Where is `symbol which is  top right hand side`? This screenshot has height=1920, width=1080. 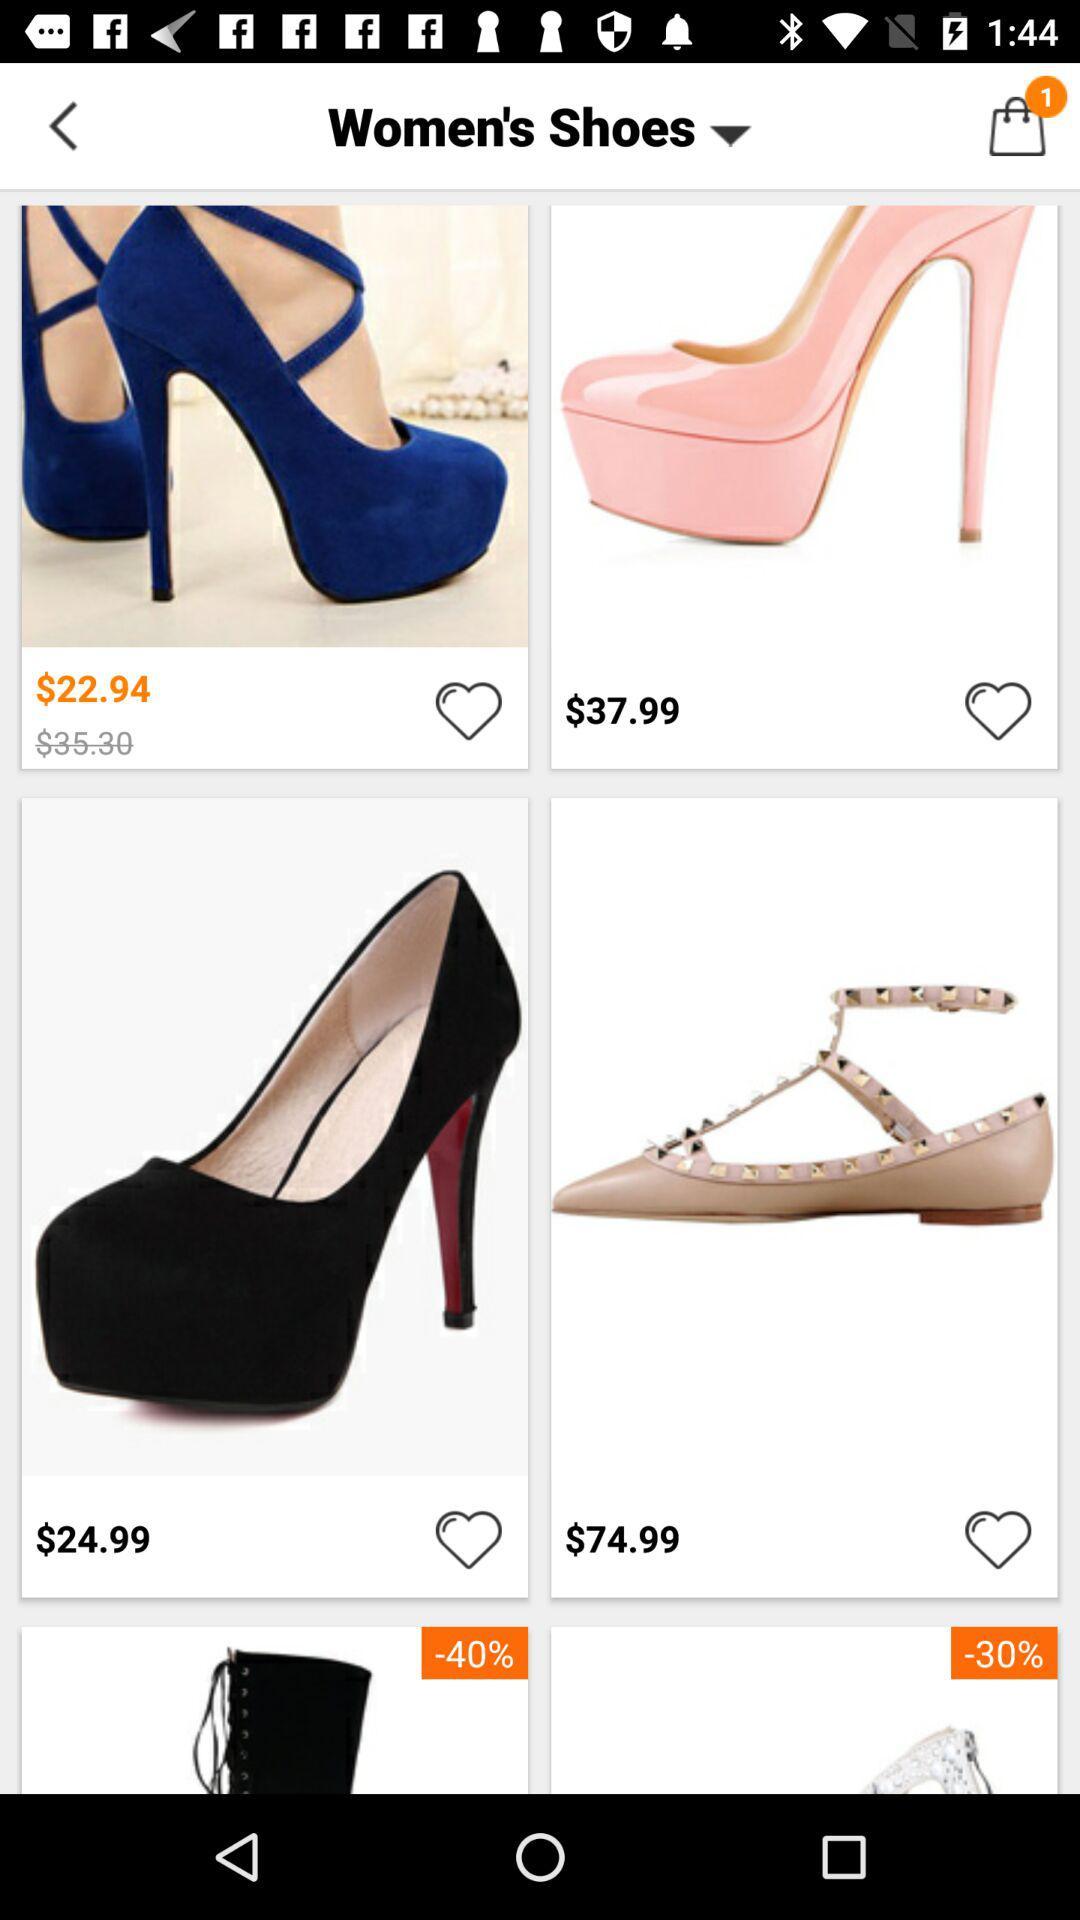
symbol which is  top right hand side is located at coordinates (1017, 124).